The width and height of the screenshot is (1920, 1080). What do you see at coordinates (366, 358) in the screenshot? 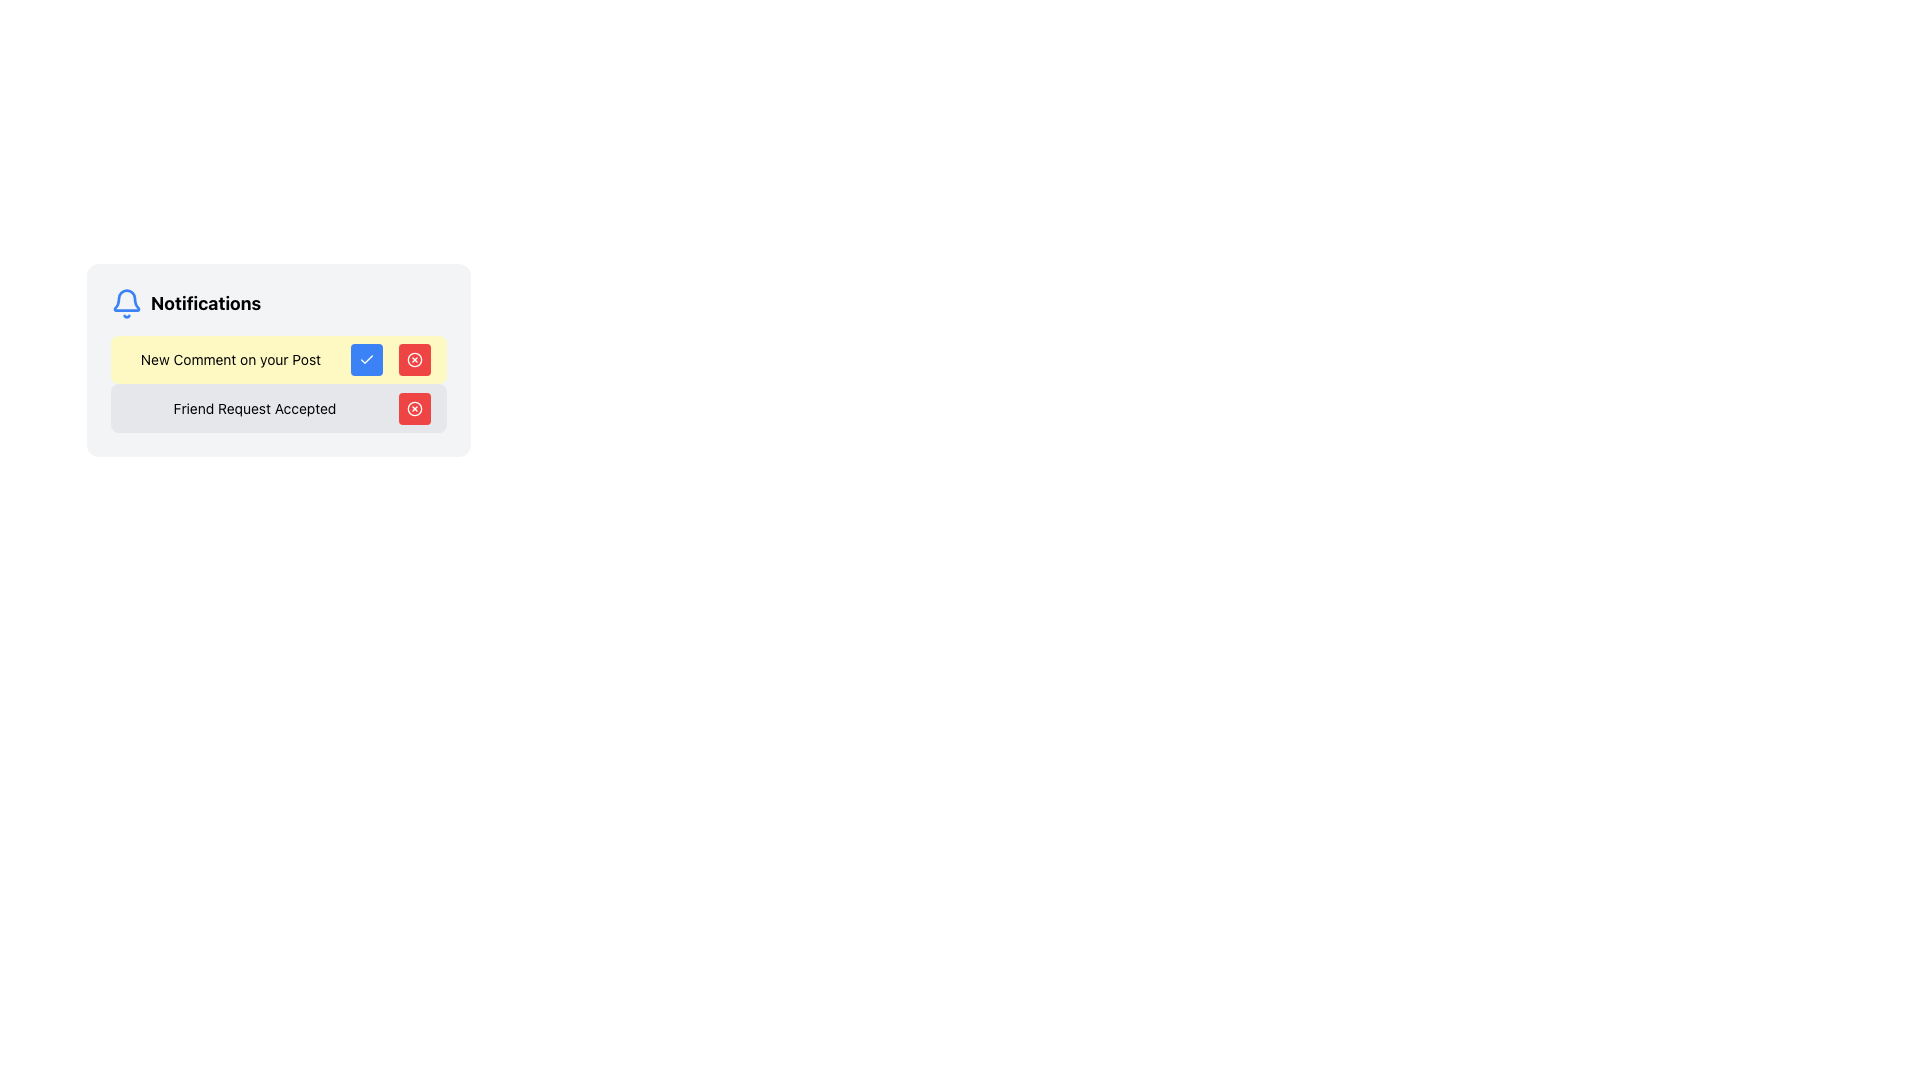
I see `the small blue button with rounded corners containing a white checkmark icon, located within the 'New Comment on your Post' notification box` at bounding box center [366, 358].